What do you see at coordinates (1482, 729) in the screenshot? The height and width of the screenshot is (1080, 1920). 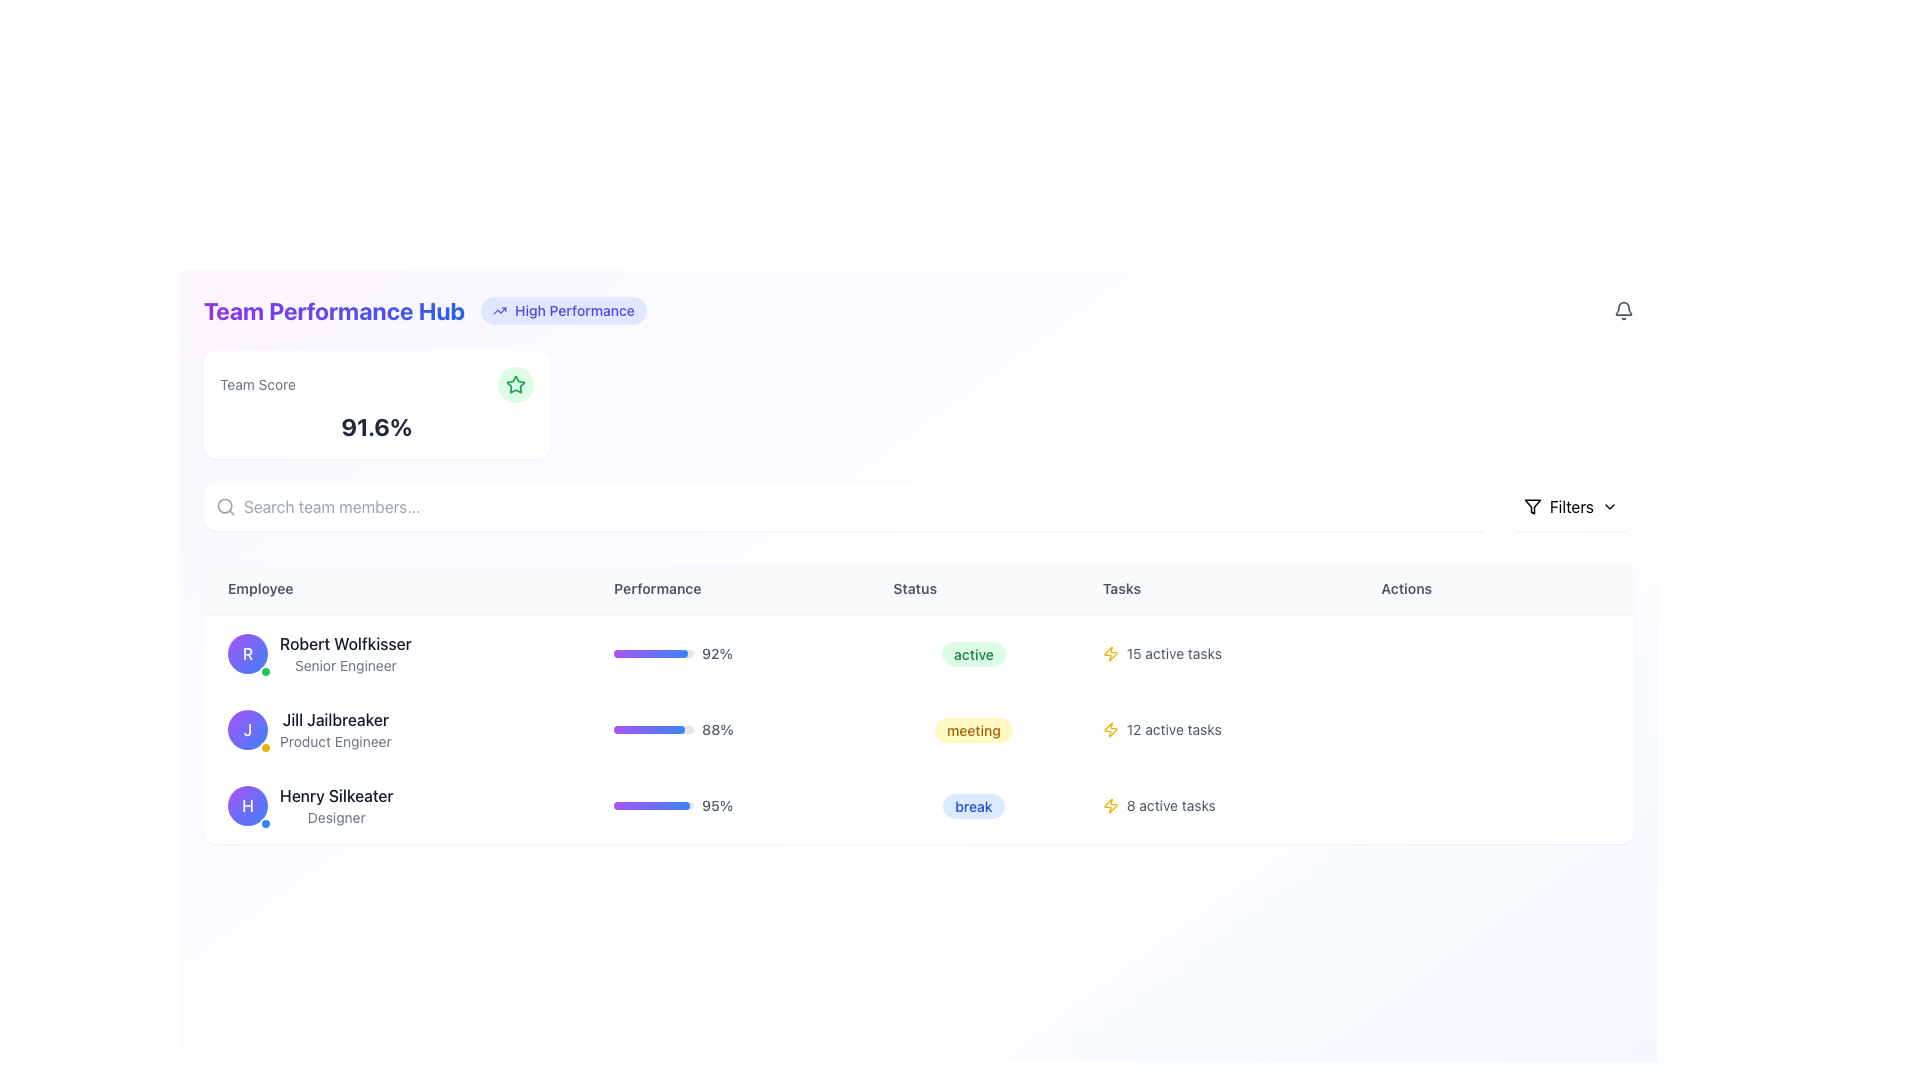 I see `the third interactive button in the 'Actions' column of the data table associated with 'Jill Jailbreaker', which functions as an action button for messages or communication` at bounding box center [1482, 729].